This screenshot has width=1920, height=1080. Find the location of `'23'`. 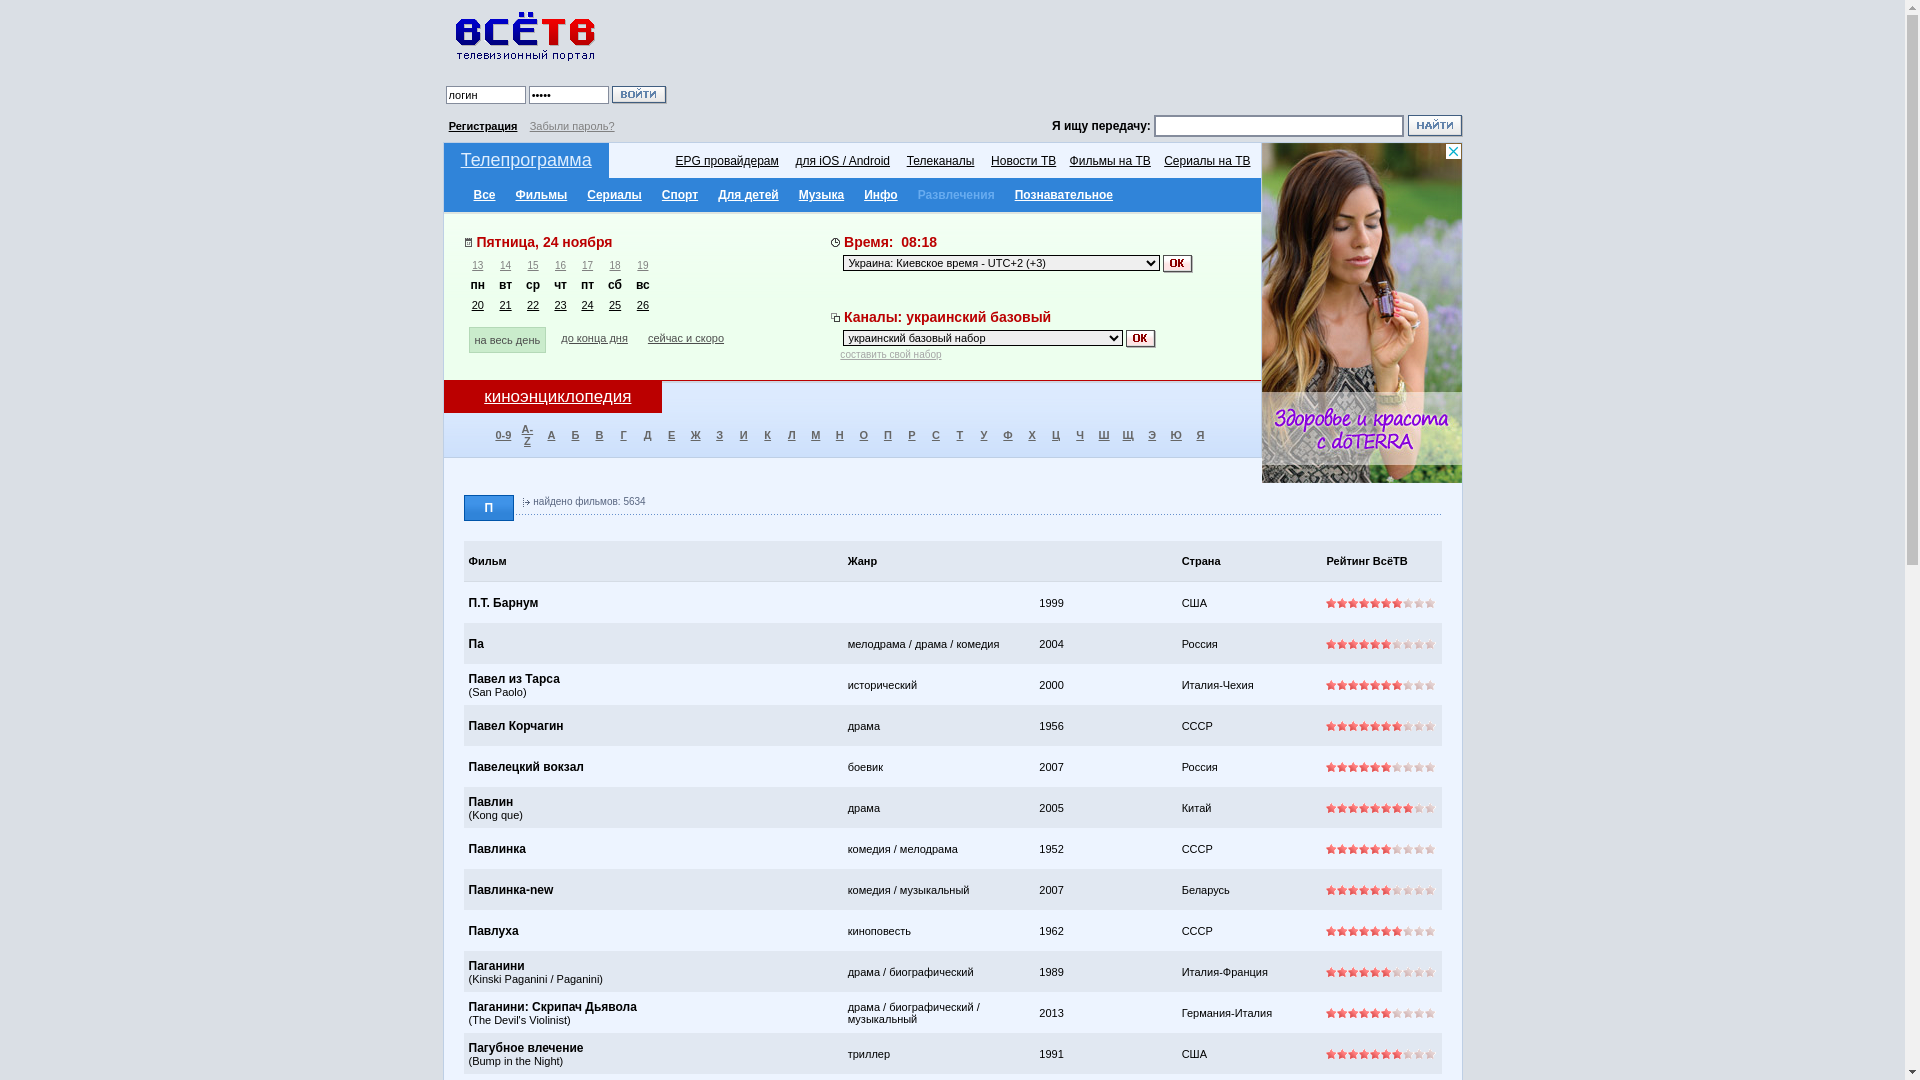

'23' is located at coordinates (560, 304).